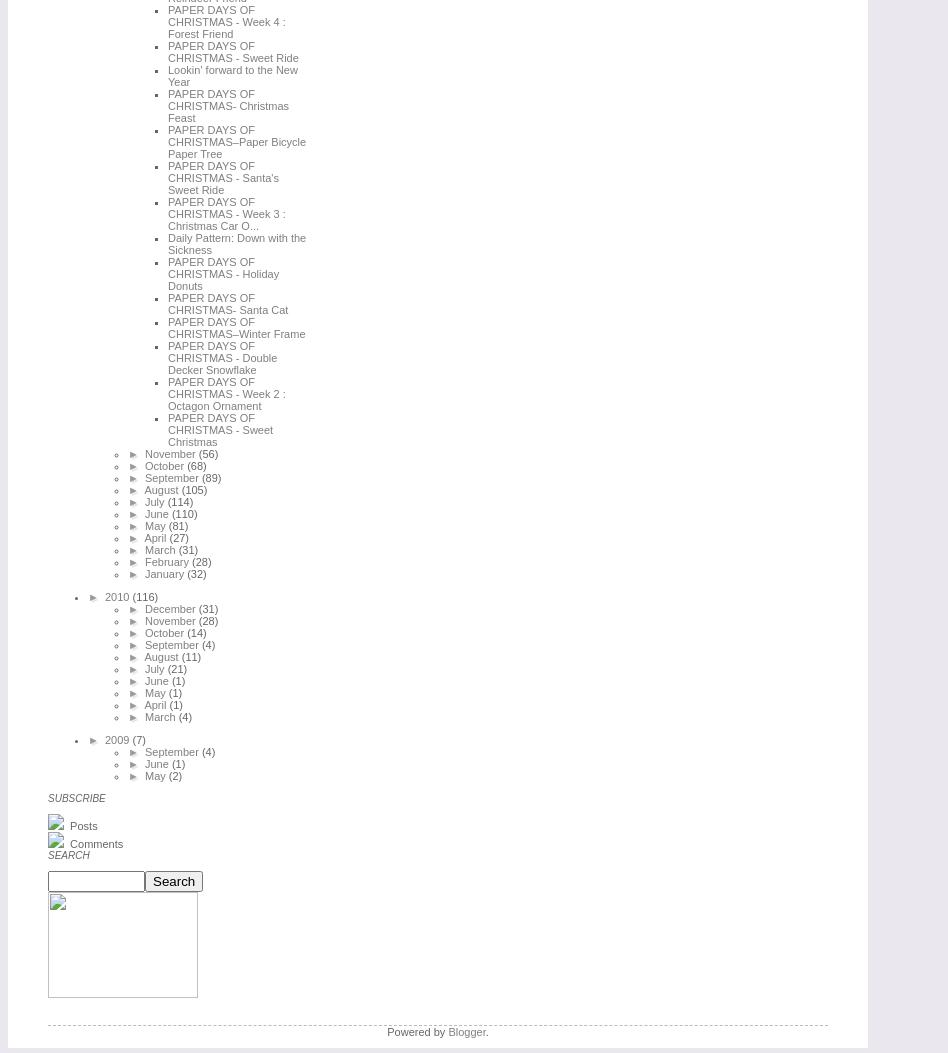 The height and width of the screenshot is (1053, 948). What do you see at coordinates (192, 489) in the screenshot?
I see `'(105)'` at bounding box center [192, 489].